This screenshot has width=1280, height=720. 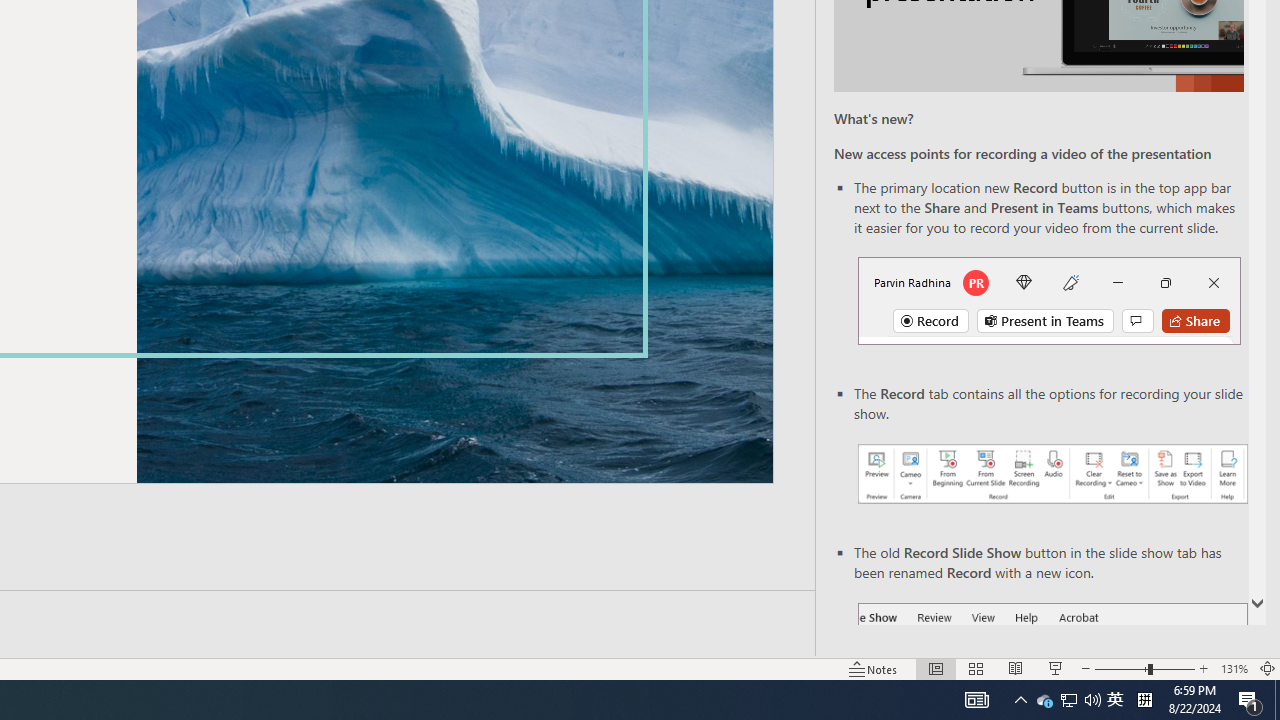 I want to click on 'Zoom 131%', so click(x=1233, y=669).